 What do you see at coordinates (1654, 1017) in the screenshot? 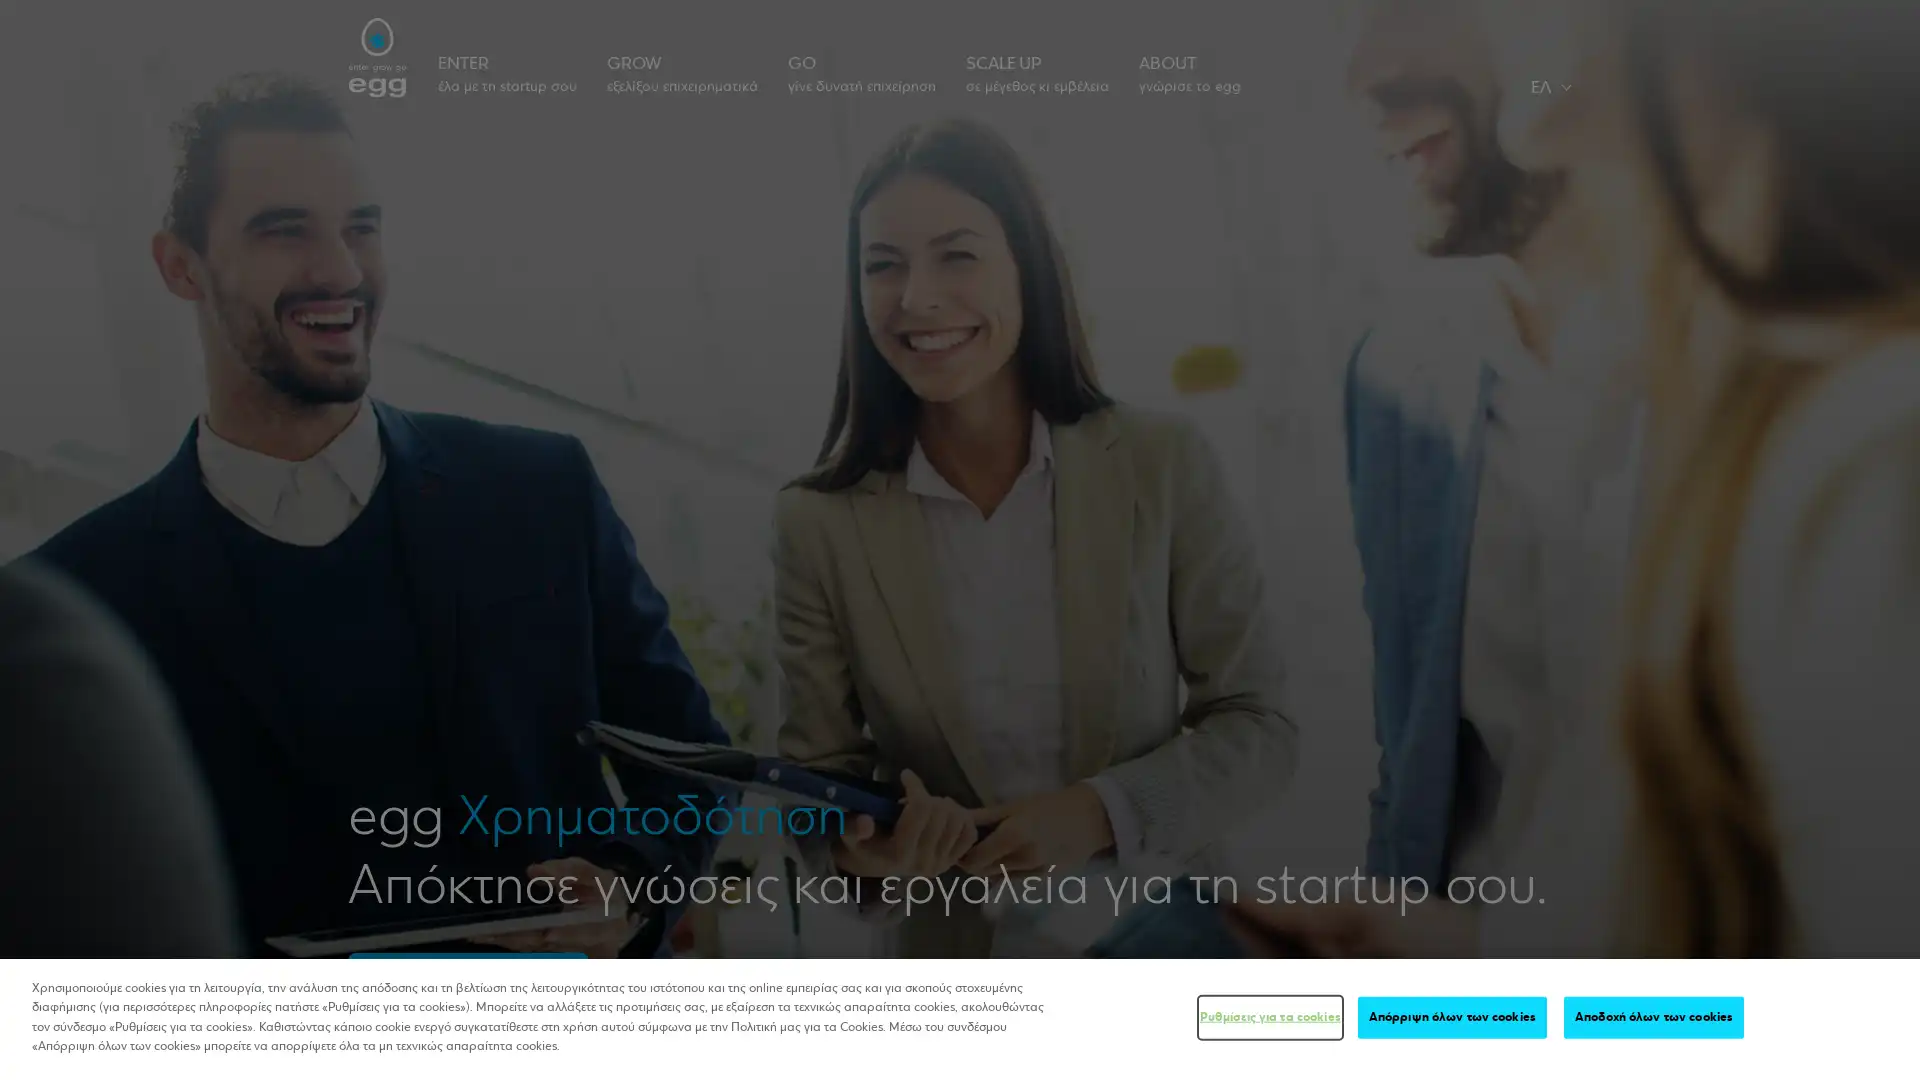
I see `cookies` at bounding box center [1654, 1017].